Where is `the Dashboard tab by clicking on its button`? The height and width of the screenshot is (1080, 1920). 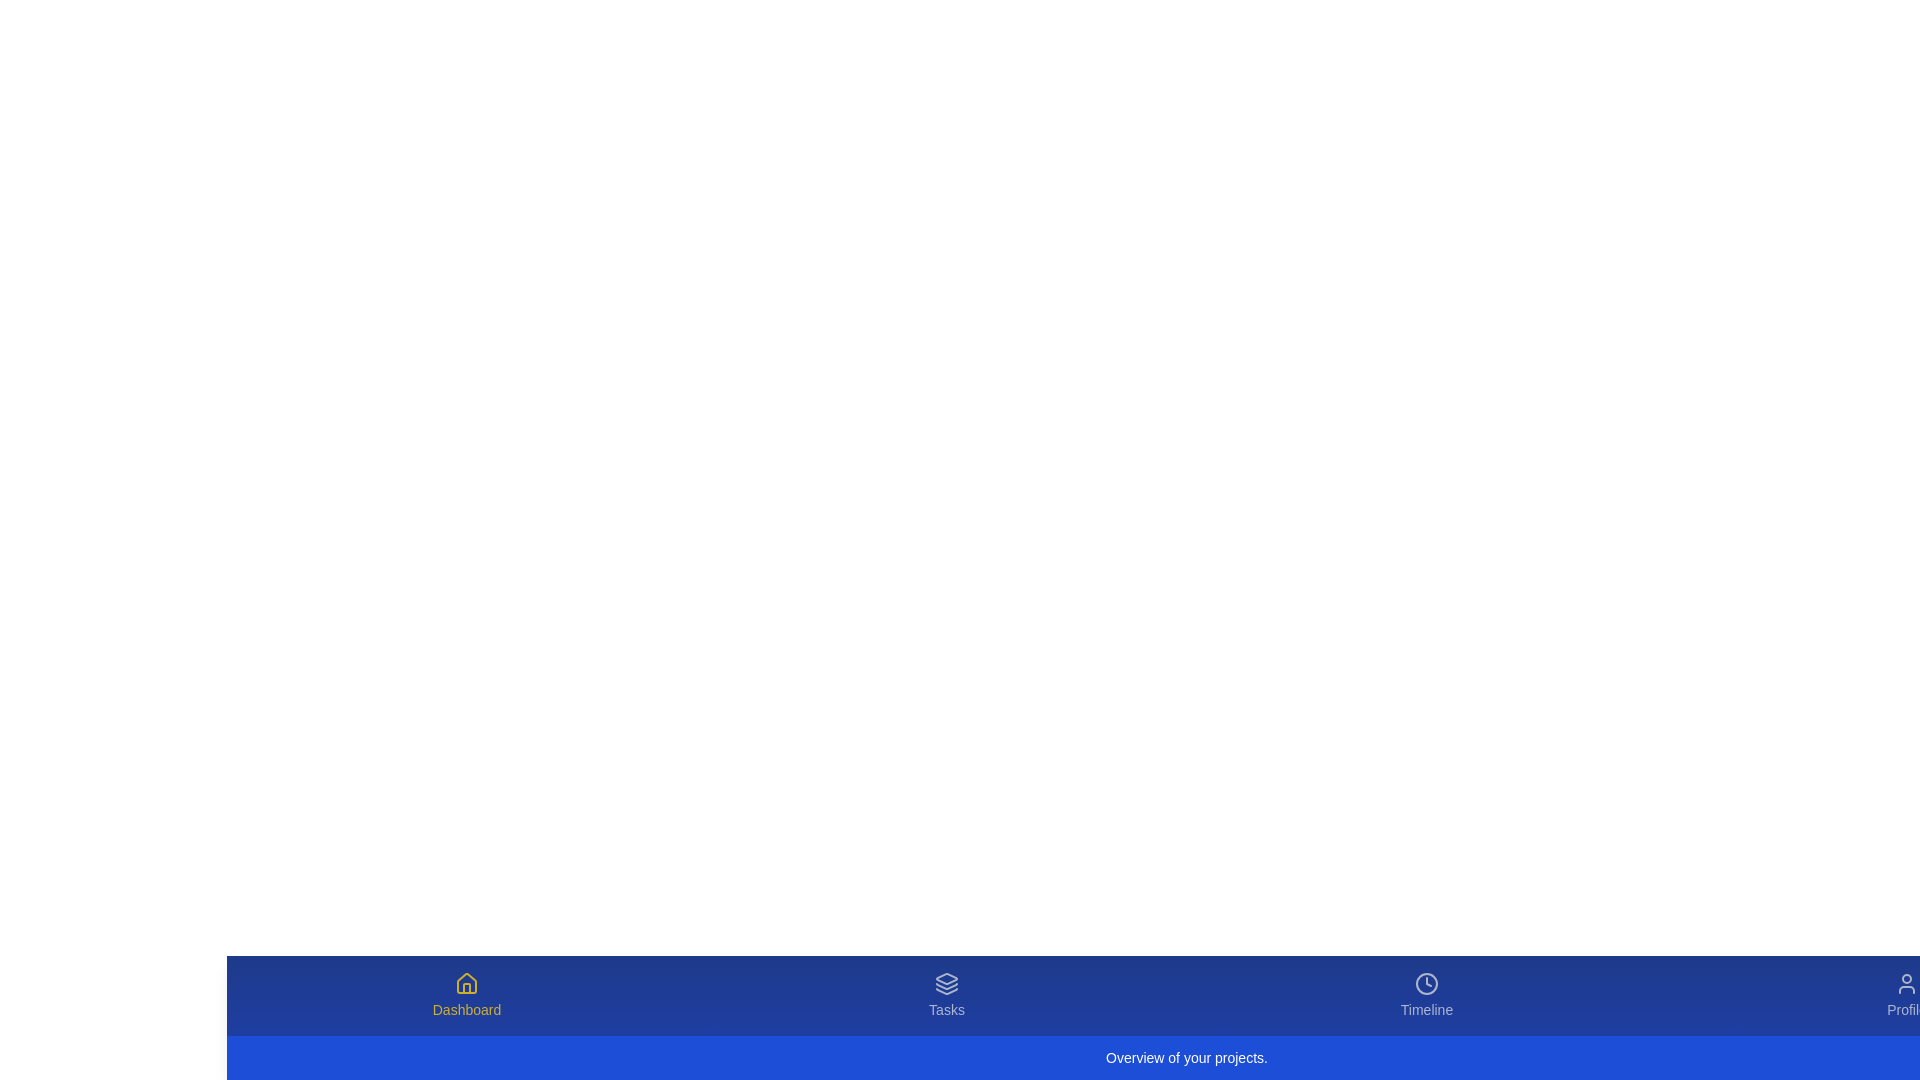 the Dashboard tab by clicking on its button is located at coordinates (465, 995).